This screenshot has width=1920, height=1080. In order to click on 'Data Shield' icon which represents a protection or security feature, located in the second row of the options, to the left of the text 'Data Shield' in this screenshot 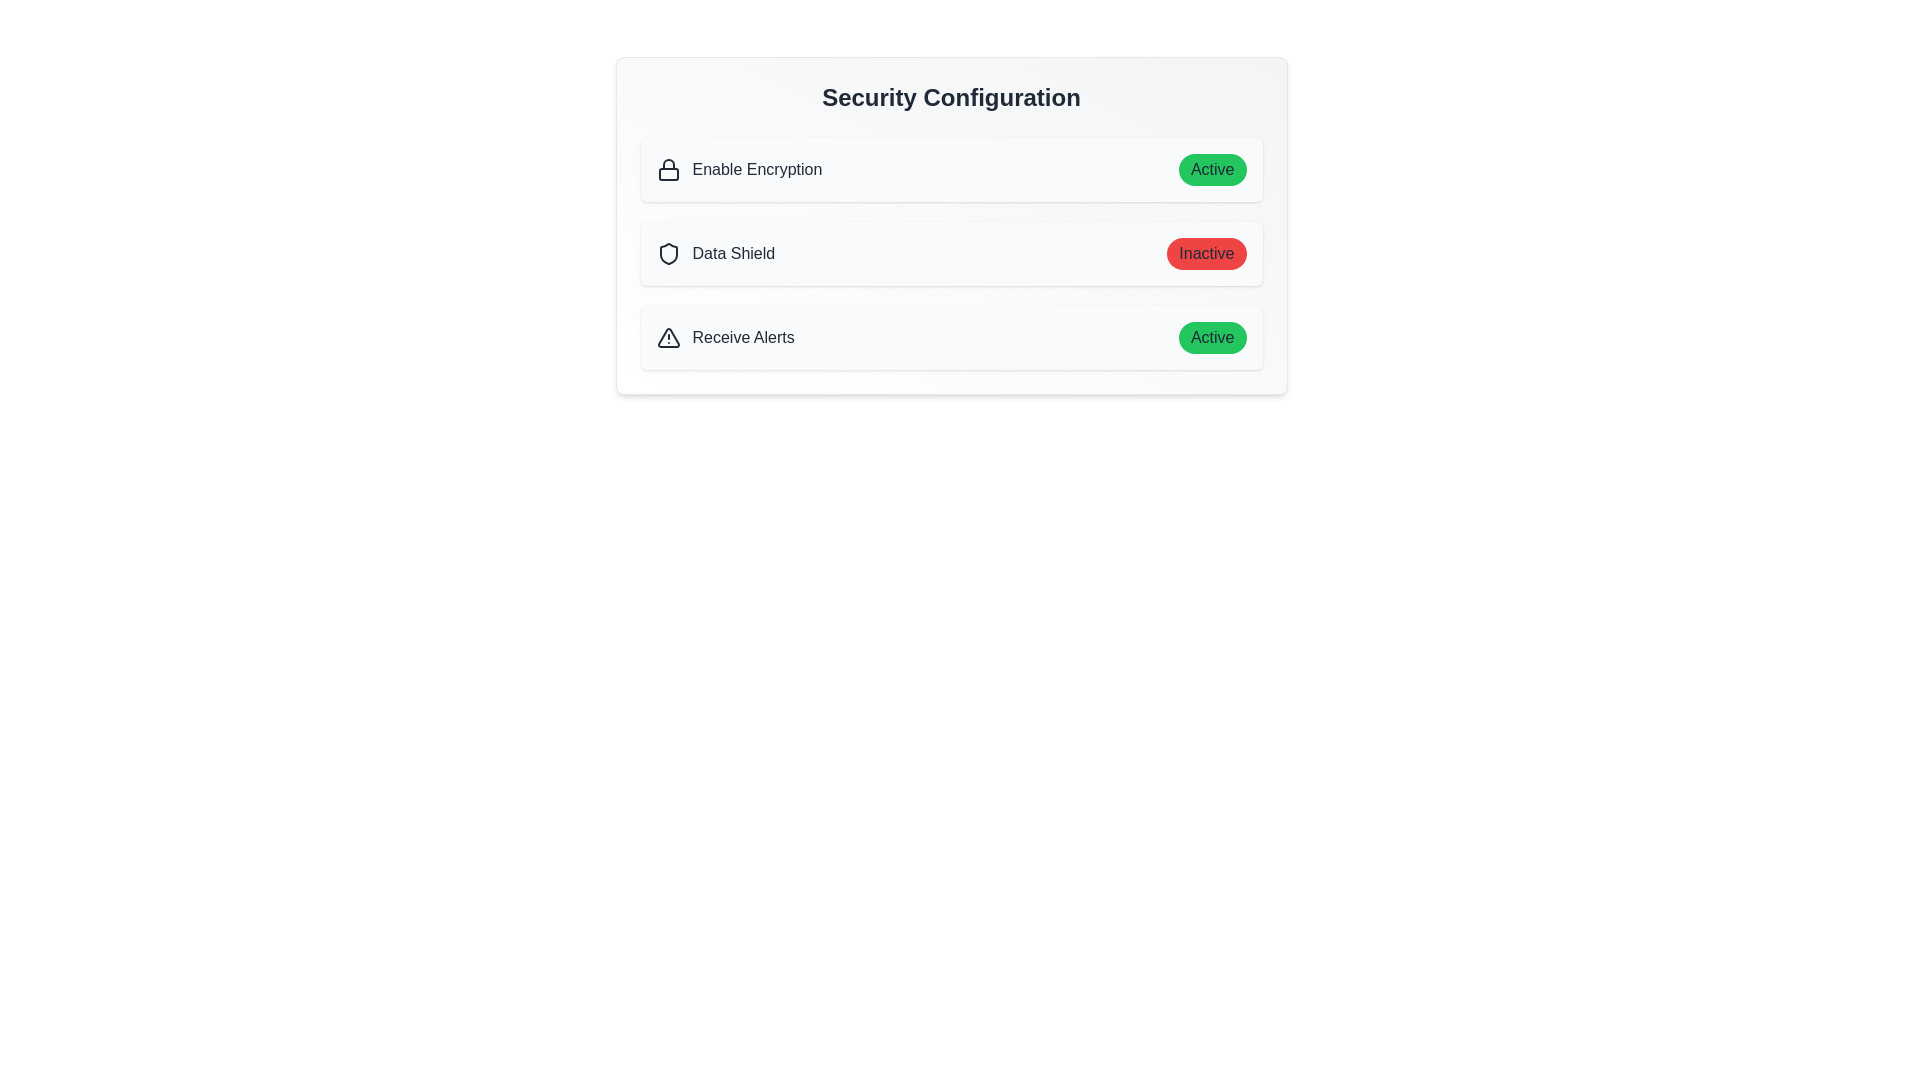, I will do `click(668, 253)`.